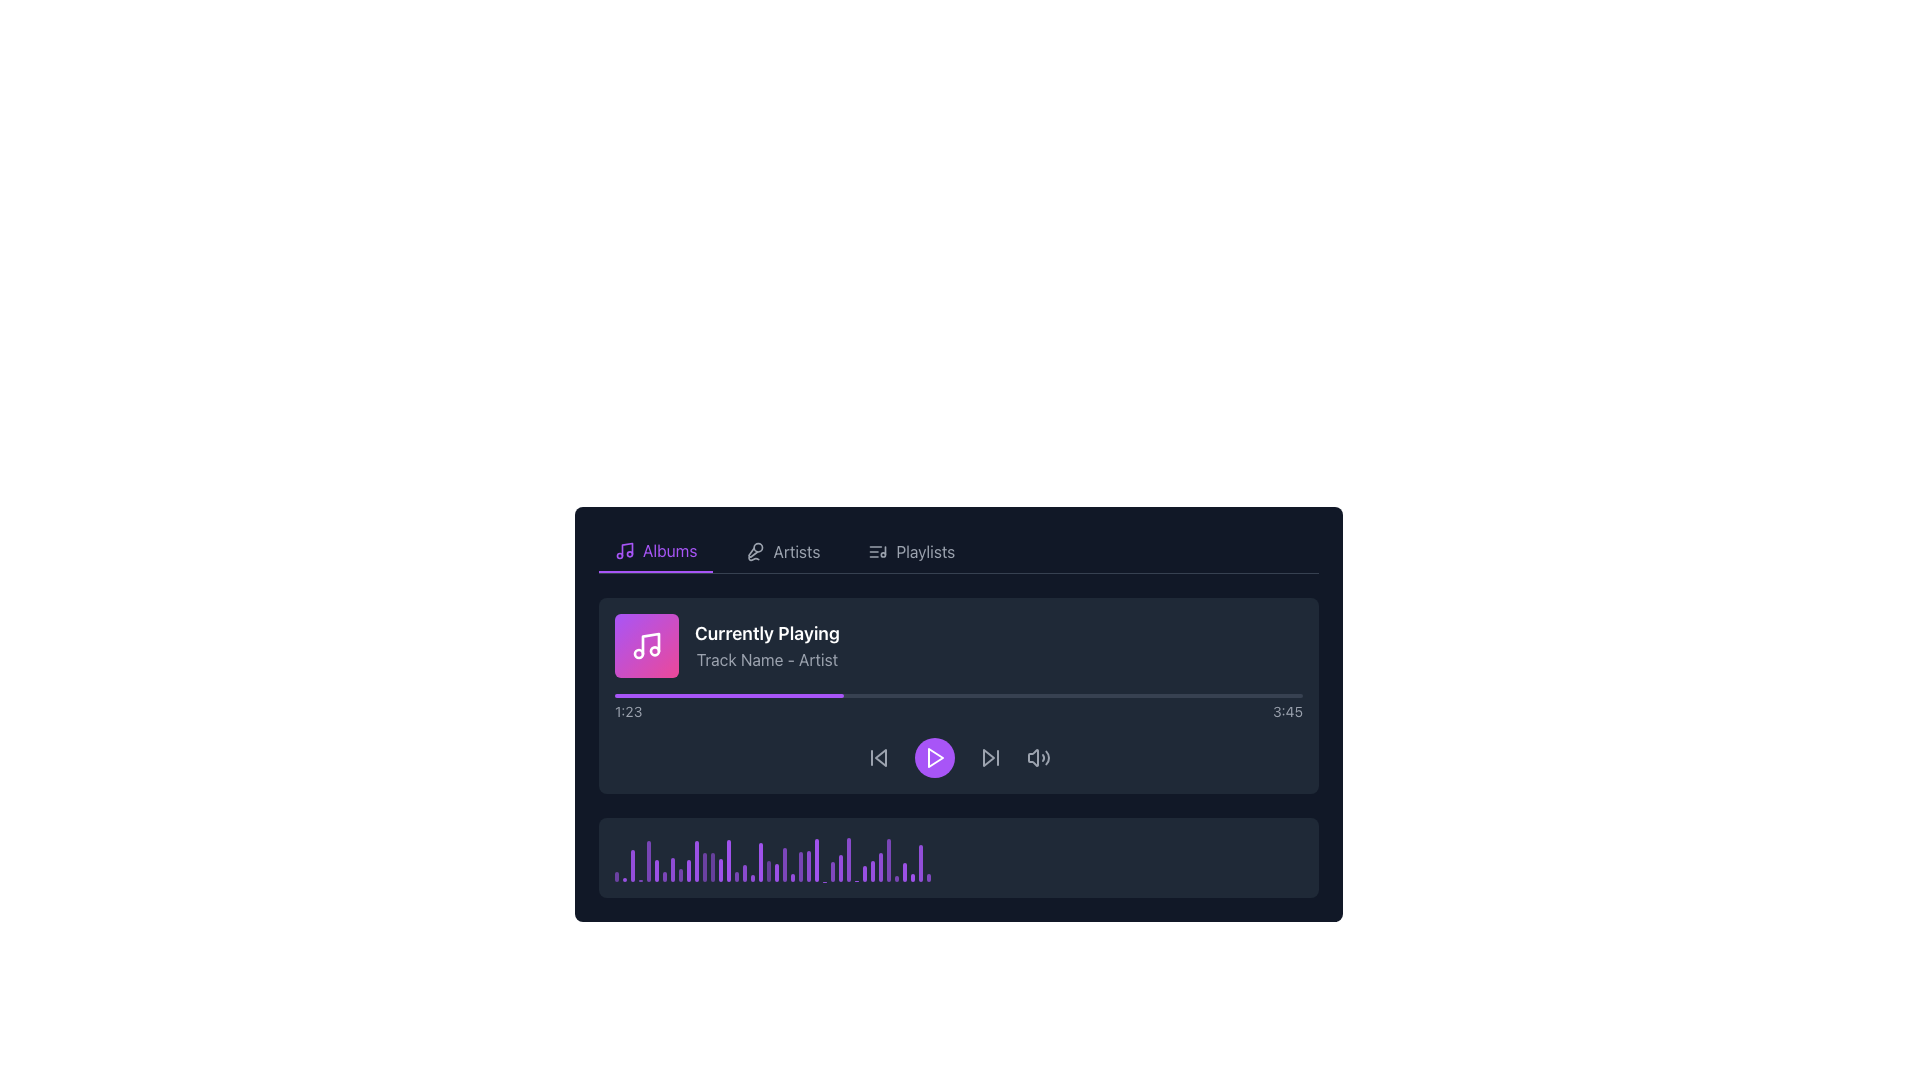  I want to click on the UI visualizer bar that represents a specific level or frequency point, located approximately three slots from the right in a row of about 50 bars at the base of the music player interface, so click(801, 865).